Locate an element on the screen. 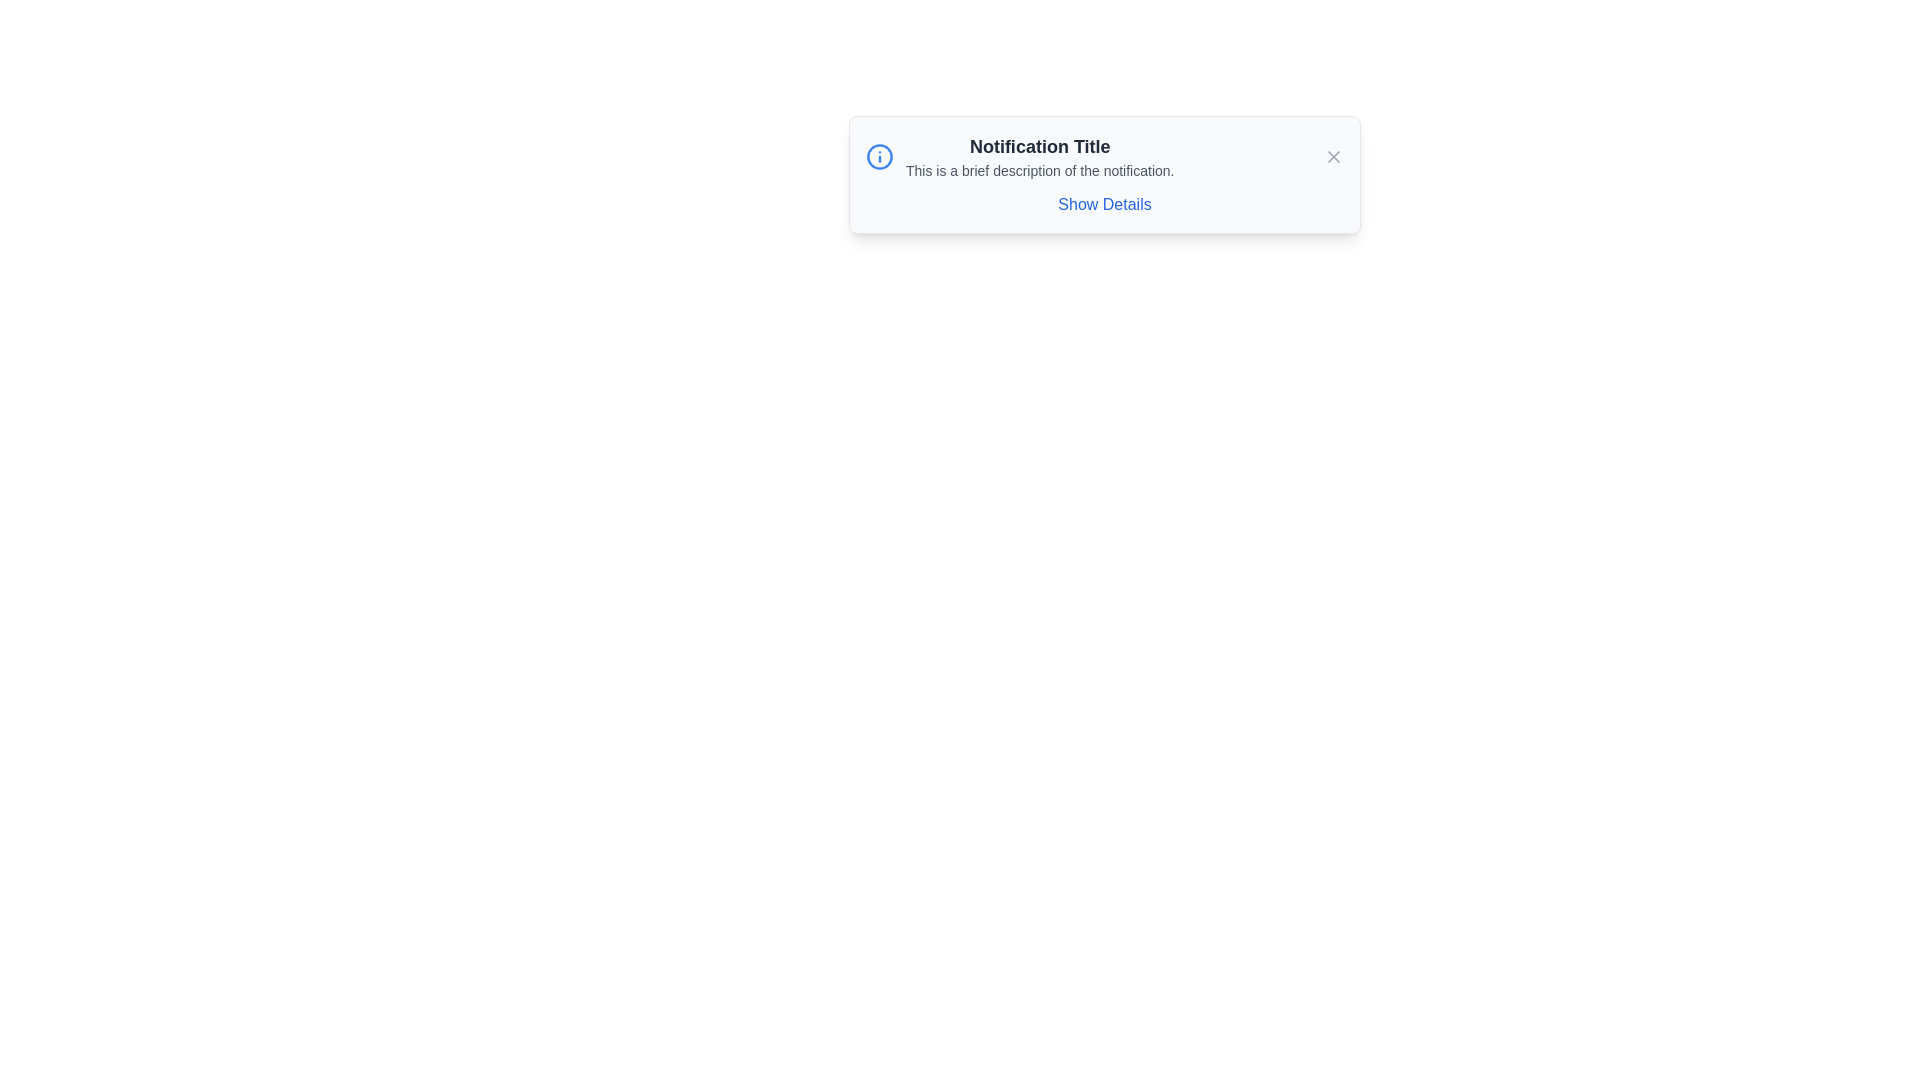 The width and height of the screenshot is (1920, 1080). the hyperlink or button located at the bottom-center of the notification card is located at coordinates (1103, 204).